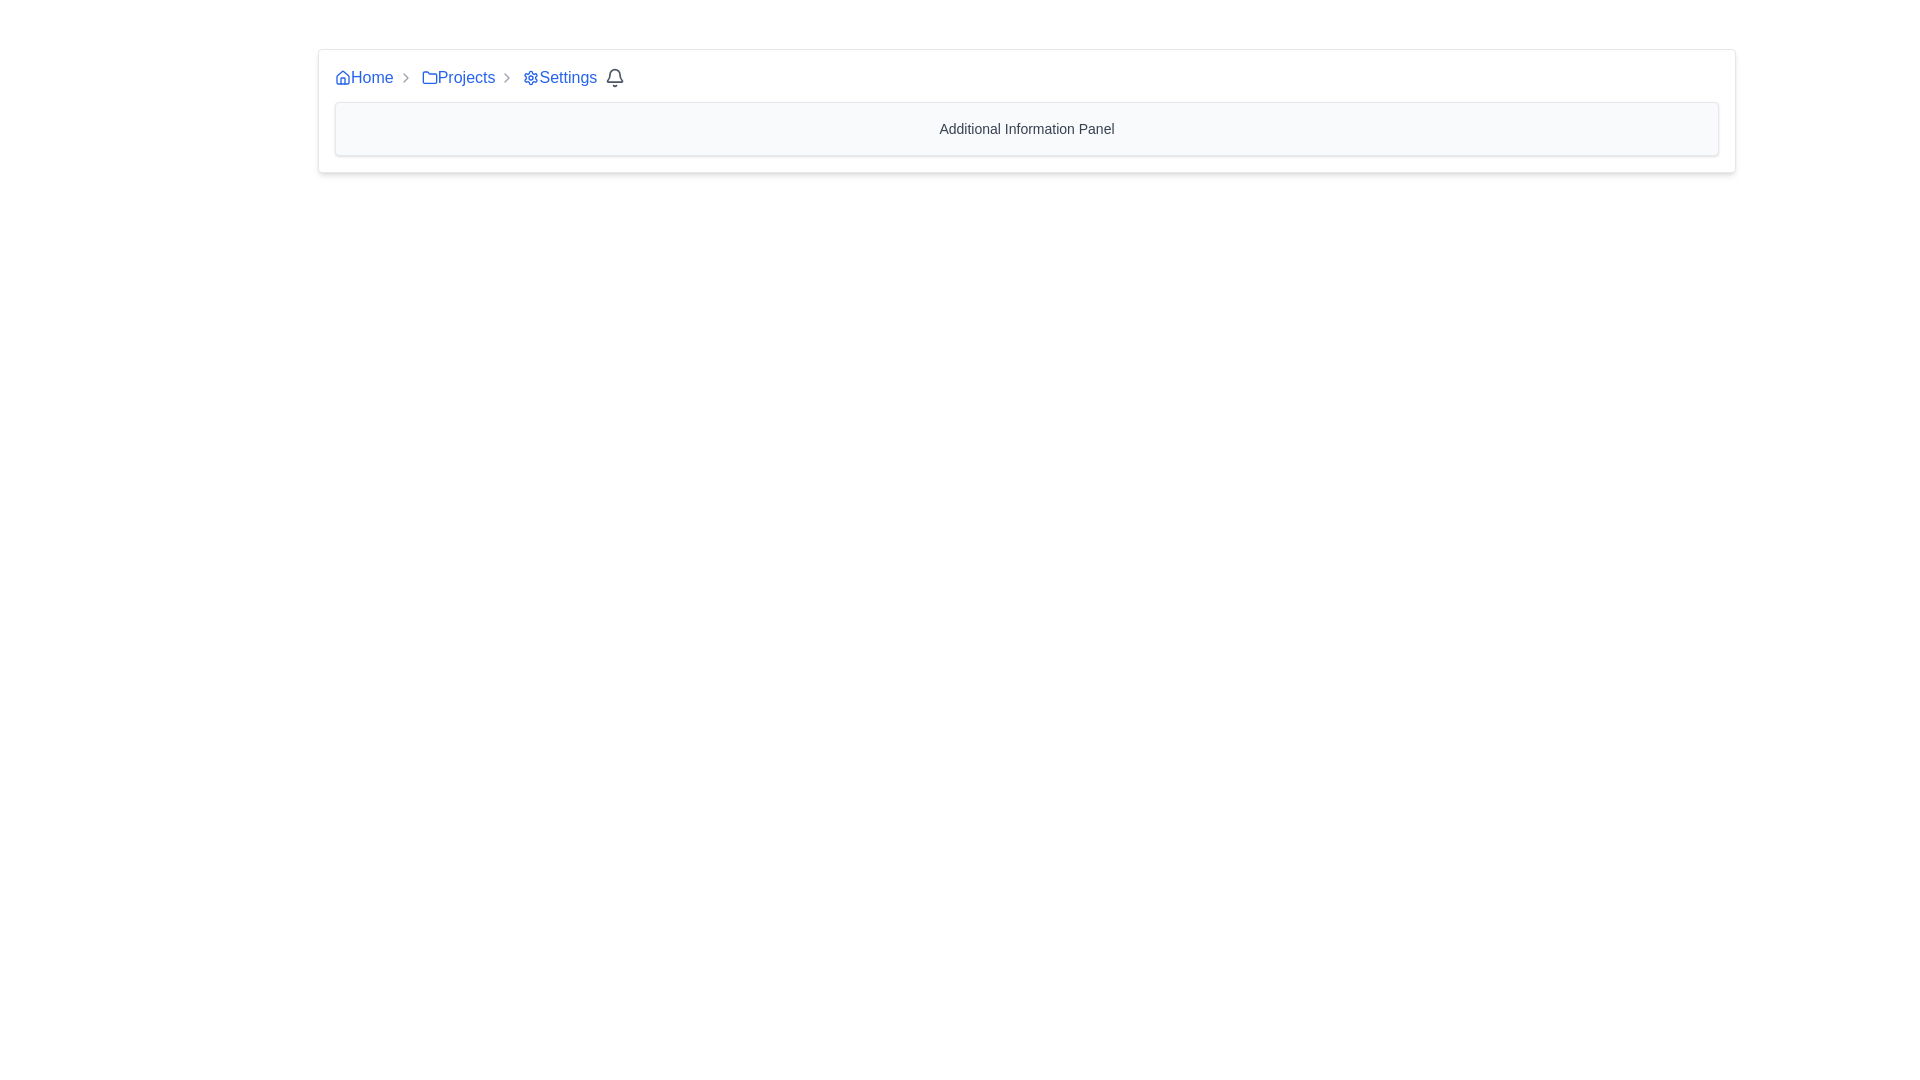  What do you see at coordinates (614, 74) in the screenshot?
I see `the notification bell icon located on the right side of the header to interact with it, which serves as a visual component indicating alerts or notifications` at bounding box center [614, 74].